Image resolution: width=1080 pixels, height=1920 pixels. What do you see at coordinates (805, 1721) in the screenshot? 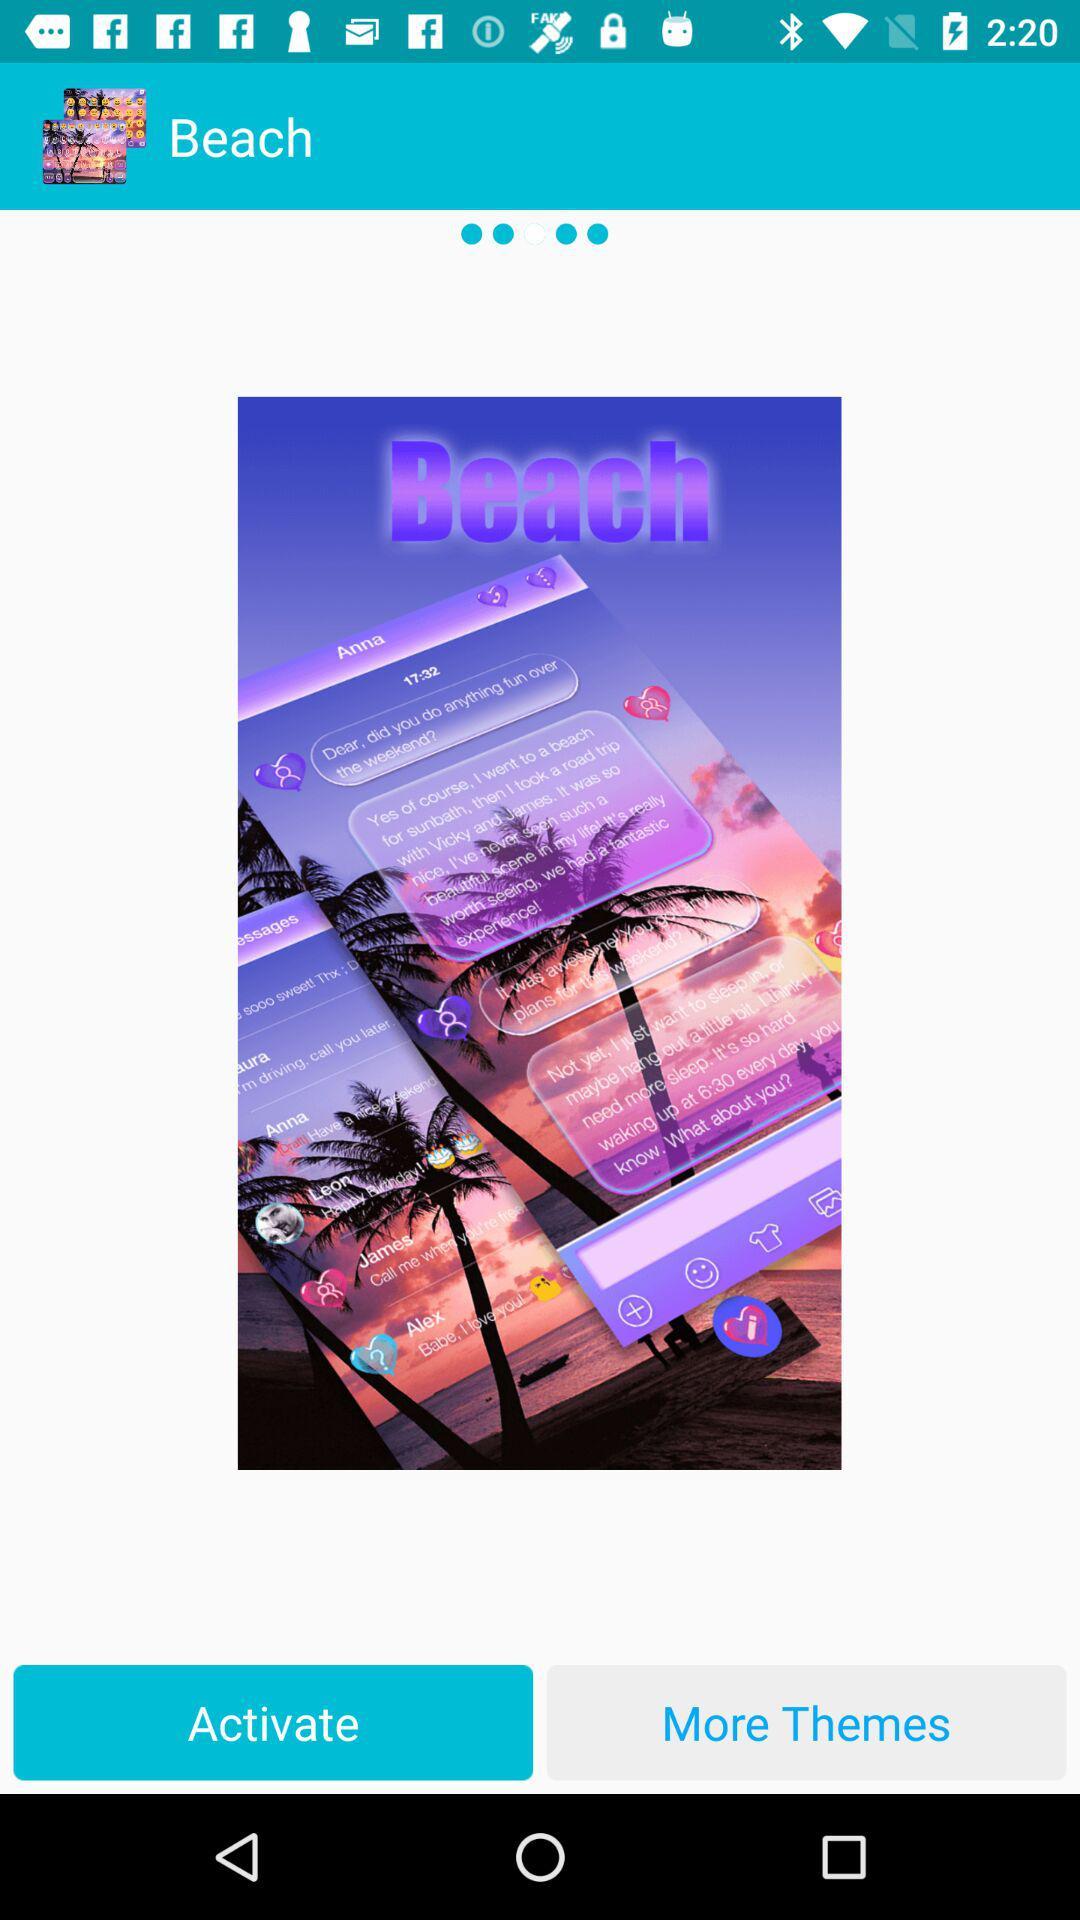
I see `more themes` at bounding box center [805, 1721].